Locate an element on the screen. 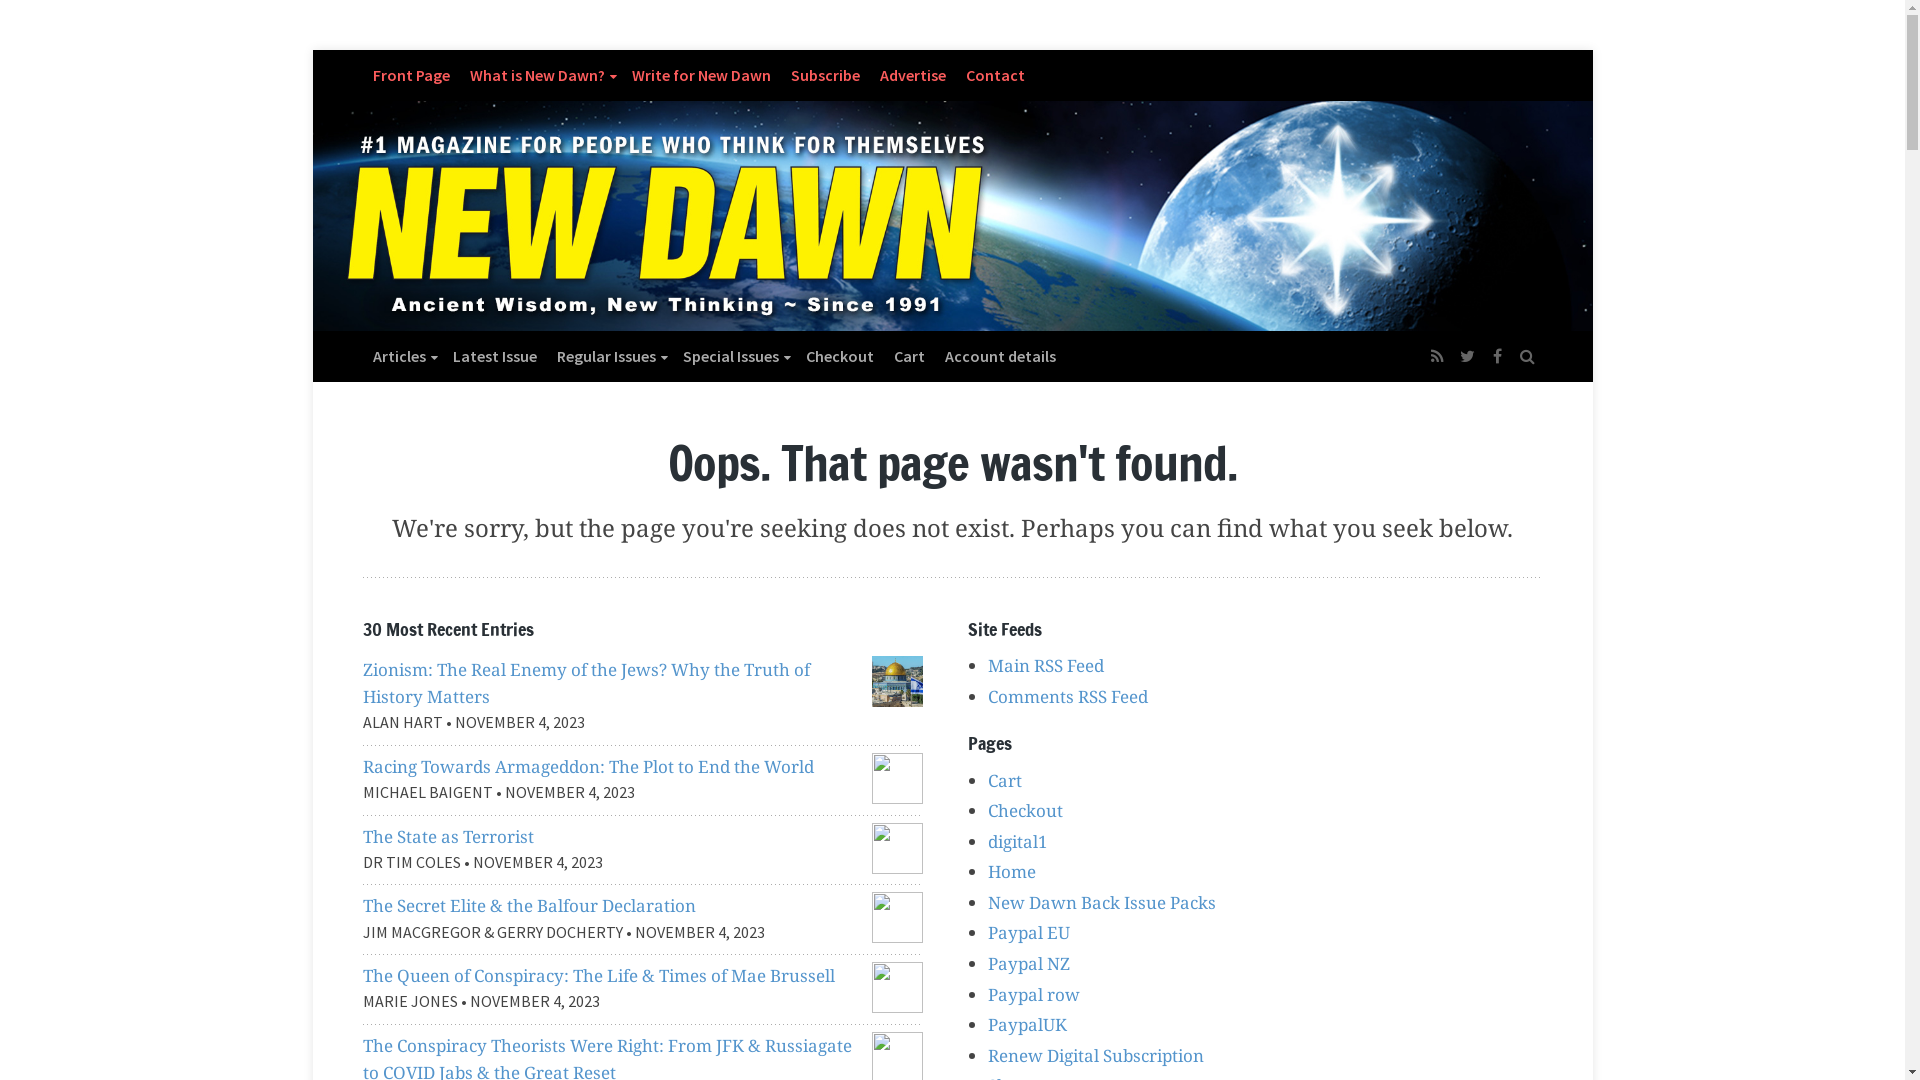  'Racing Towards Armageddon: The Plot to End the World' is located at coordinates (586, 765).